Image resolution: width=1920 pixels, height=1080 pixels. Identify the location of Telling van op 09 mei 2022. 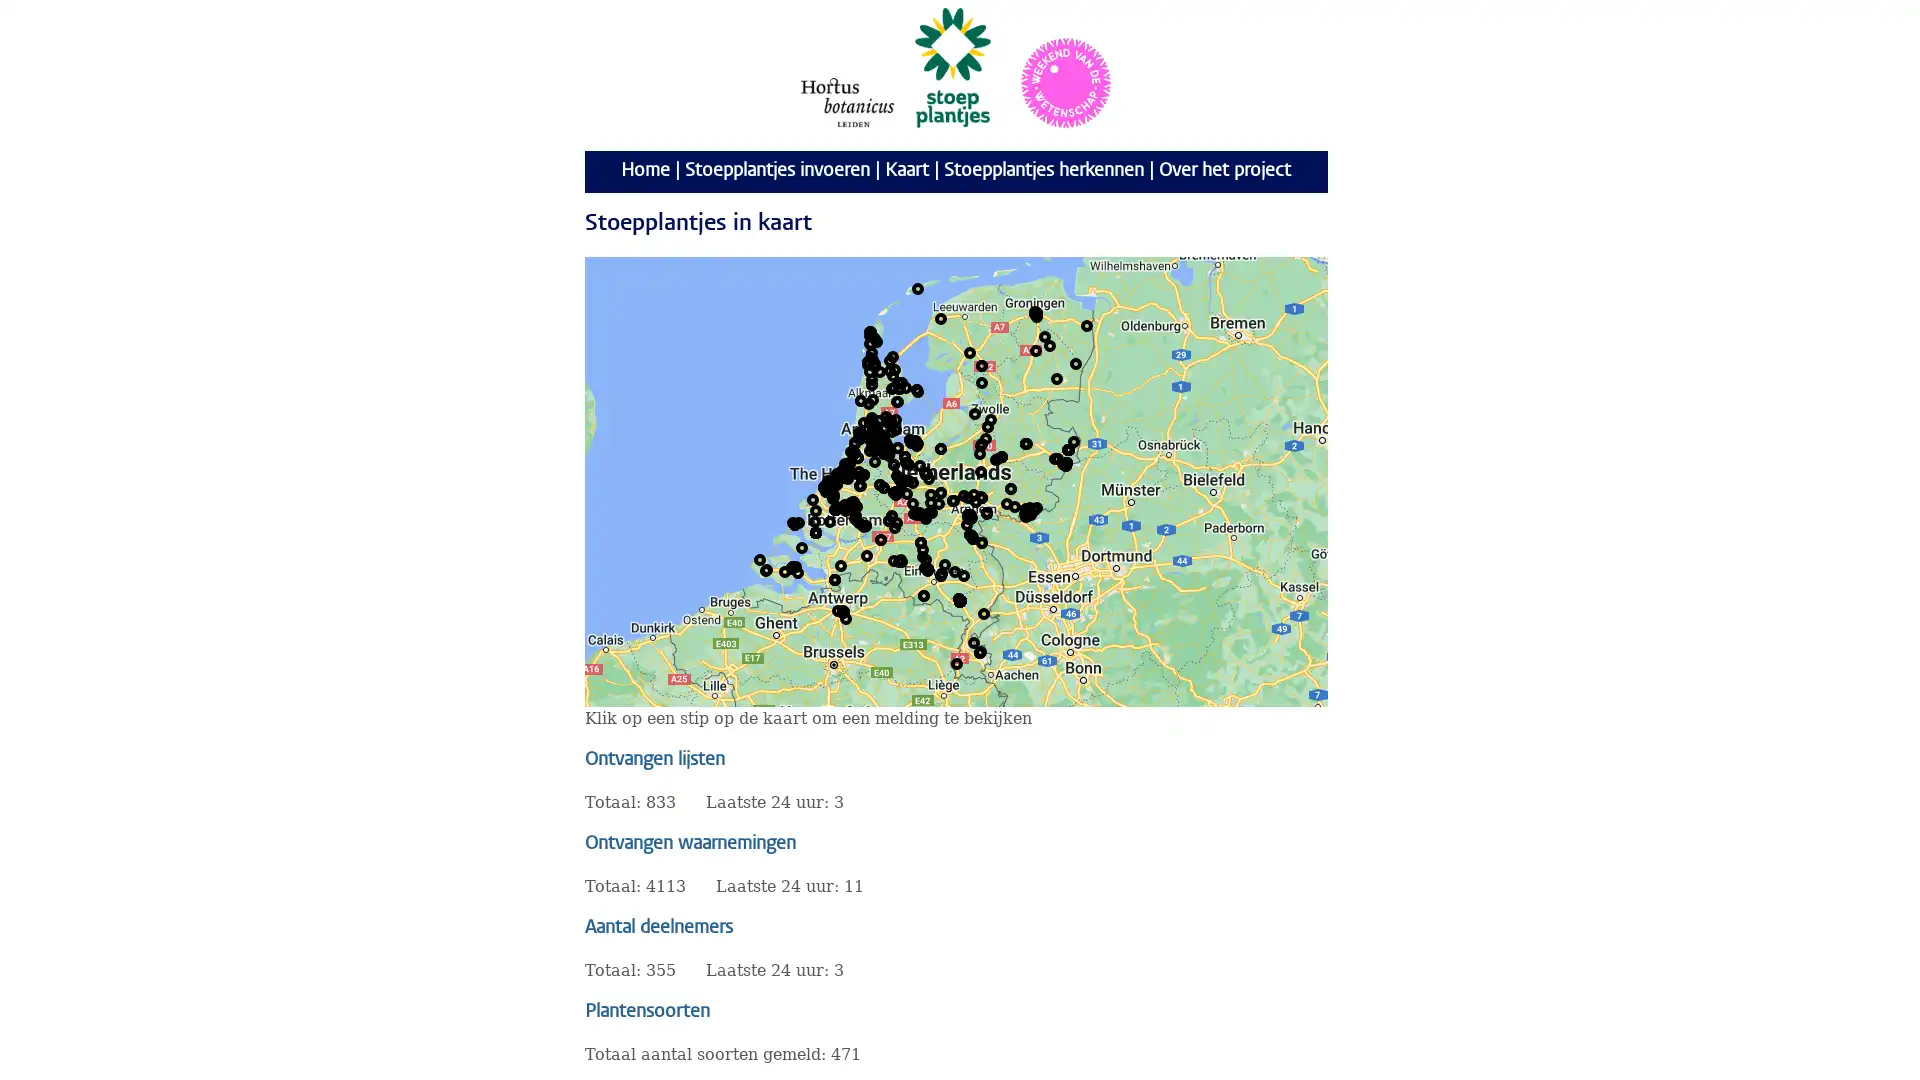
(860, 400).